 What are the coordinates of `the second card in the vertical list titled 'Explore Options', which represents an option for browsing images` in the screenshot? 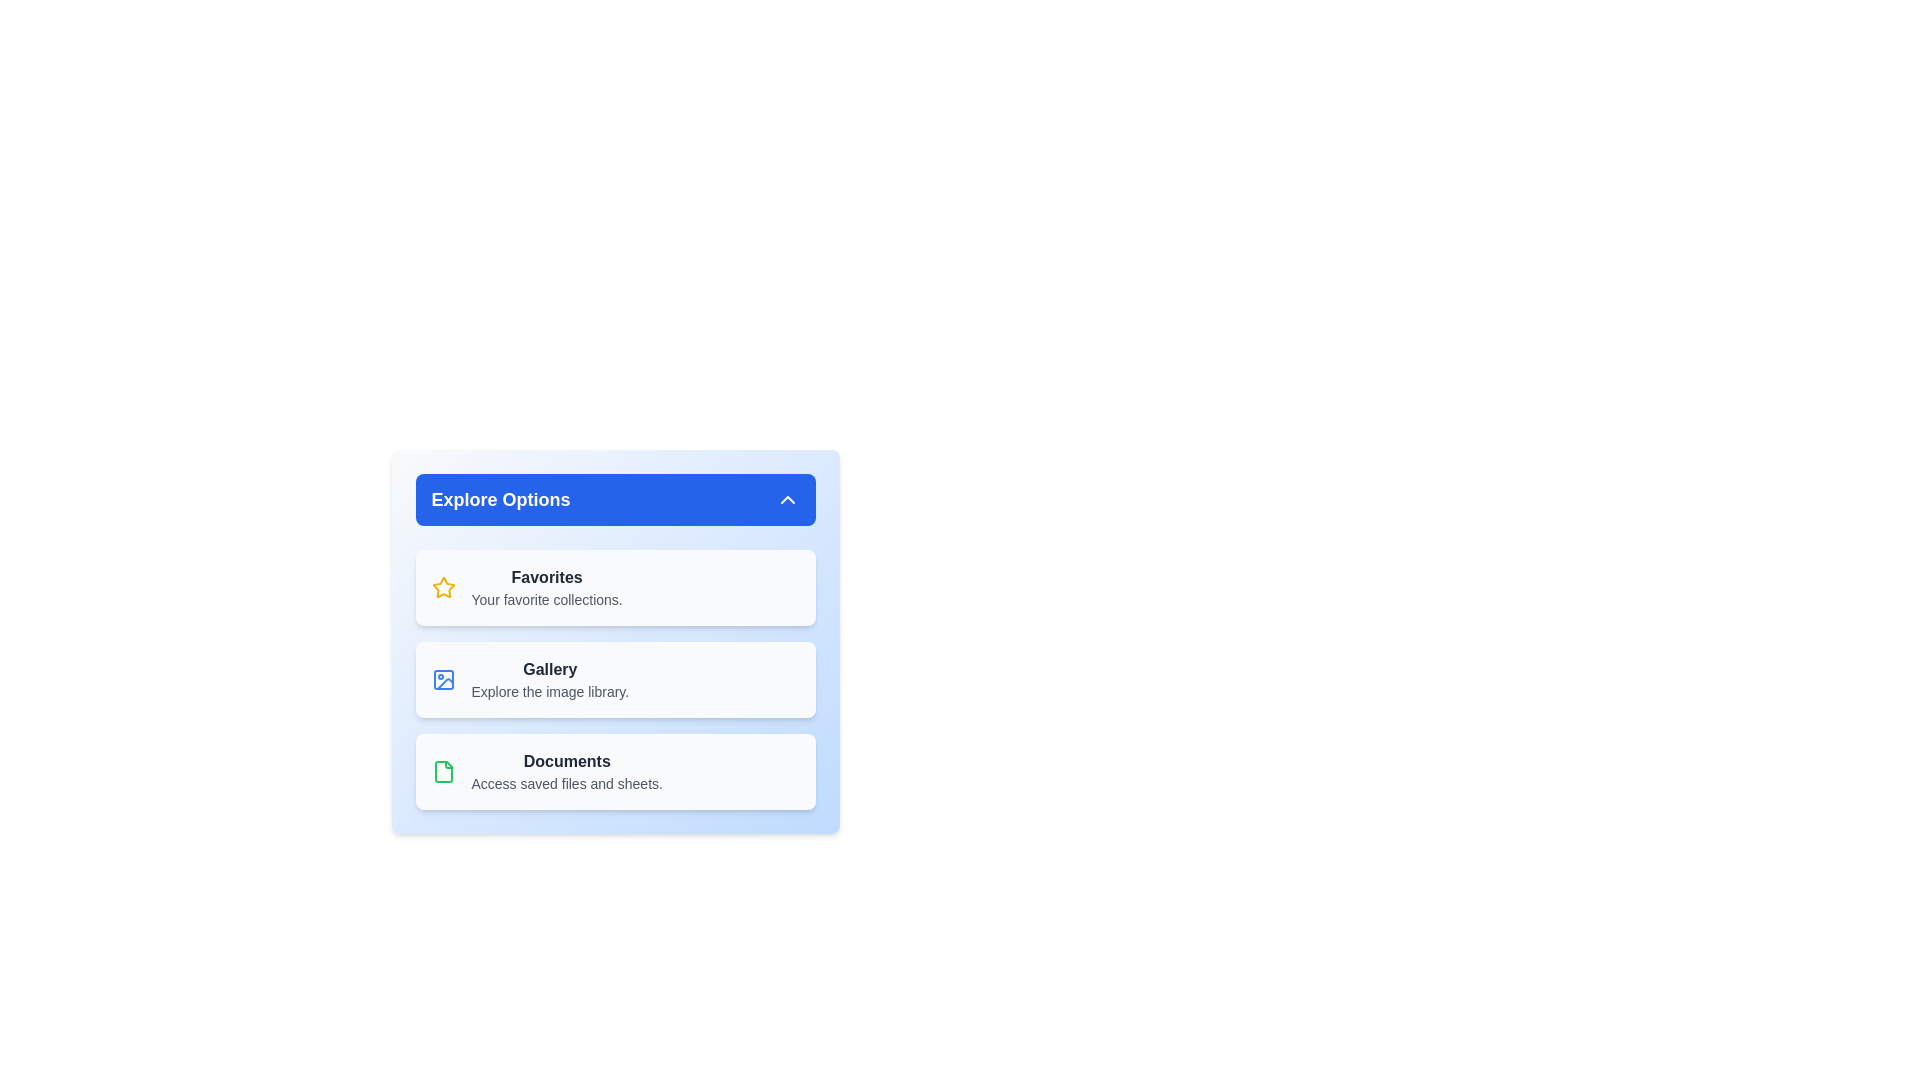 It's located at (550, 678).